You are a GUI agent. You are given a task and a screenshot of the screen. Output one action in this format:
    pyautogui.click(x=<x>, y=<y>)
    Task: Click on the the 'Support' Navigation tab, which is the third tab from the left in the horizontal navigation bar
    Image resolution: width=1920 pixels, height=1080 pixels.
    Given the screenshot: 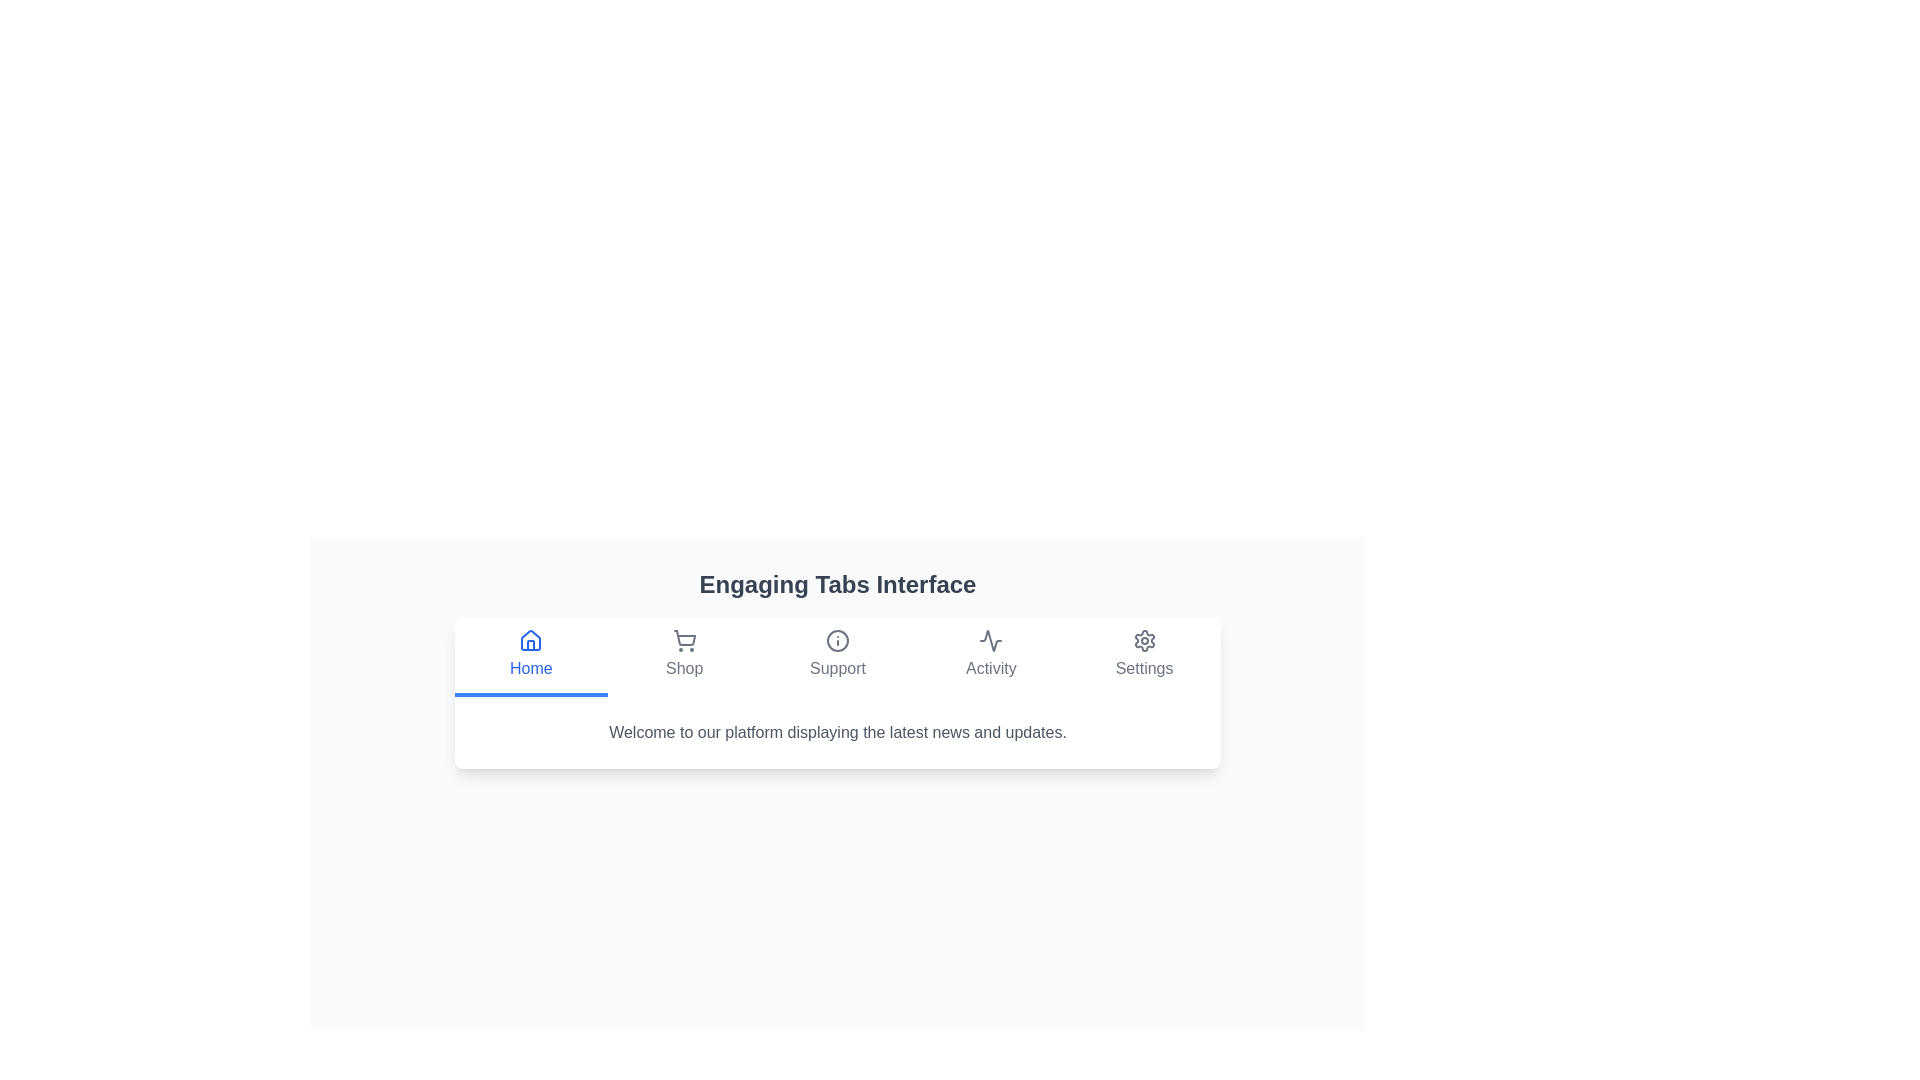 What is the action you would take?
    pyautogui.click(x=838, y=656)
    